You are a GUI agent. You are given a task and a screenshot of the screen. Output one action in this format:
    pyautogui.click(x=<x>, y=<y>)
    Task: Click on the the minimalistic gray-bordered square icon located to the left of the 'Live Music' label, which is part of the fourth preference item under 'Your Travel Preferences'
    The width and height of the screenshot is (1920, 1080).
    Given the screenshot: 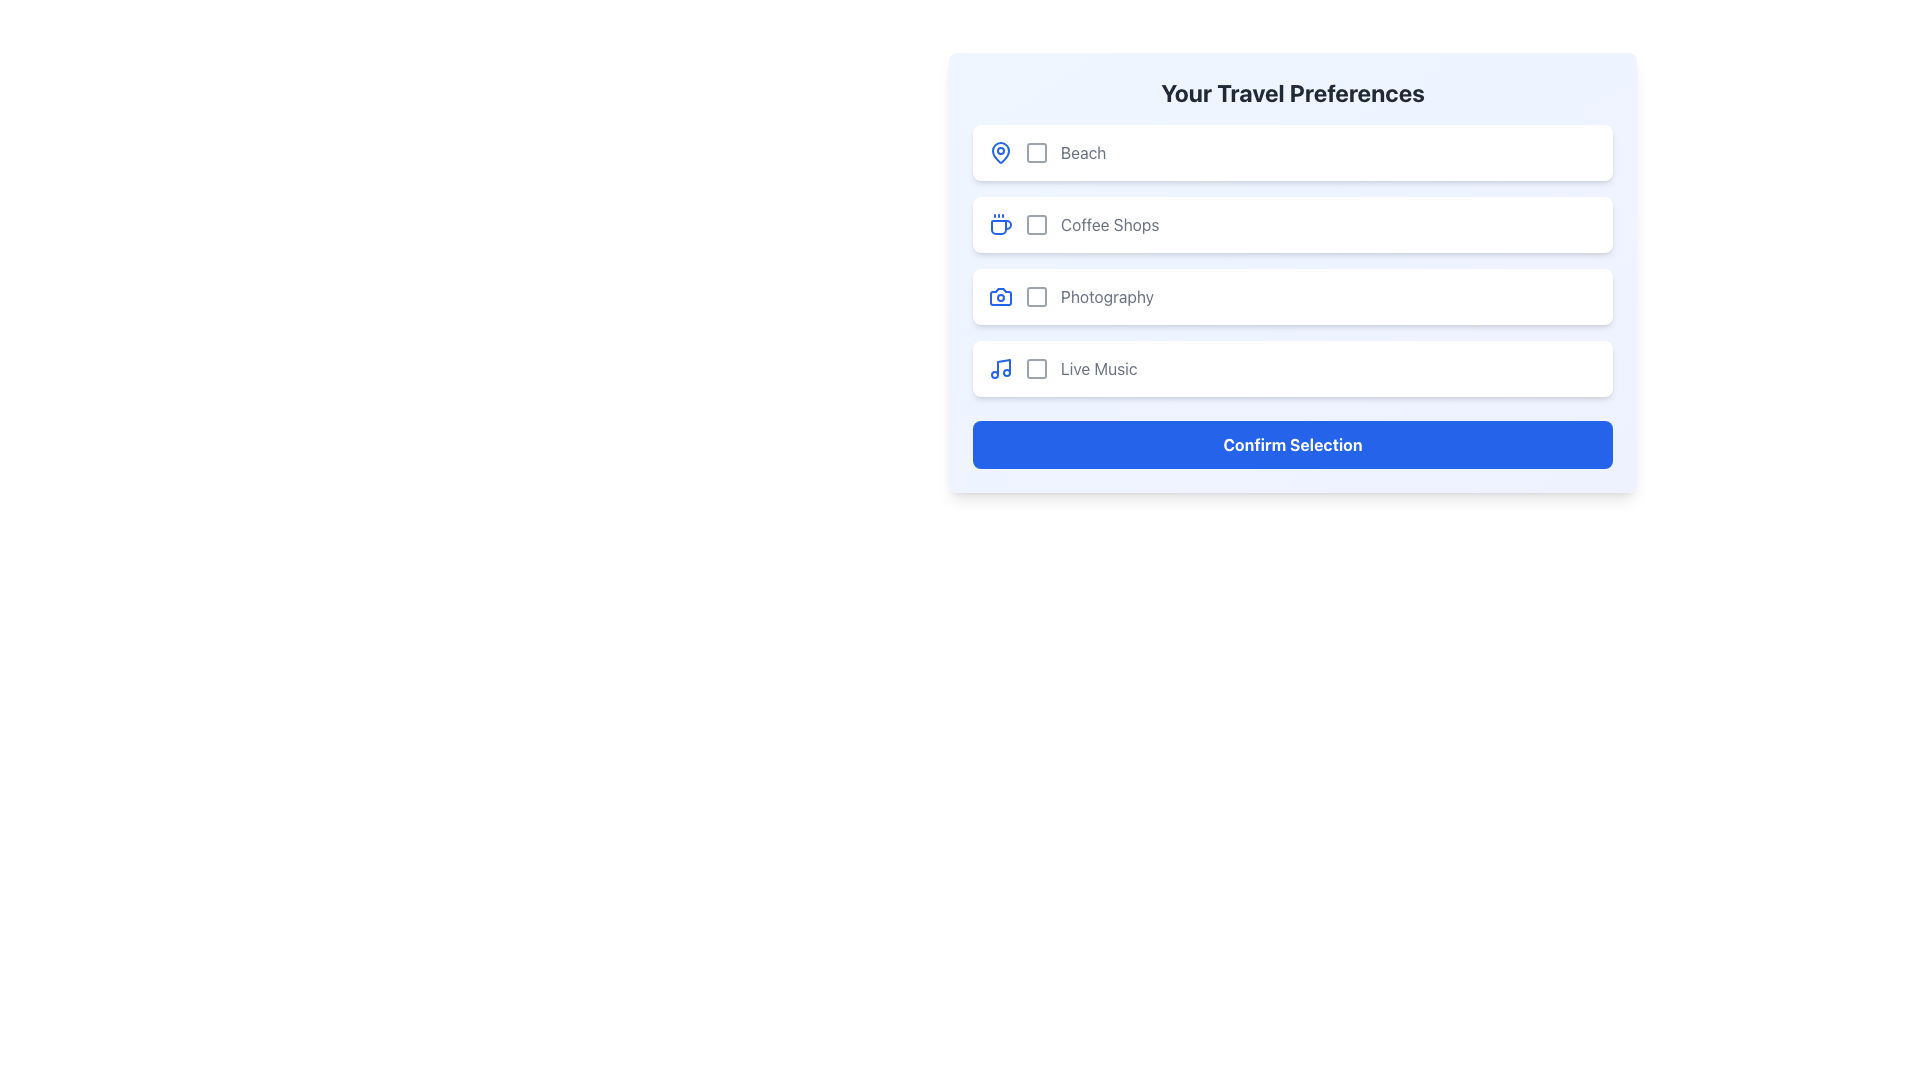 What is the action you would take?
    pyautogui.click(x=1036, y=369)
    